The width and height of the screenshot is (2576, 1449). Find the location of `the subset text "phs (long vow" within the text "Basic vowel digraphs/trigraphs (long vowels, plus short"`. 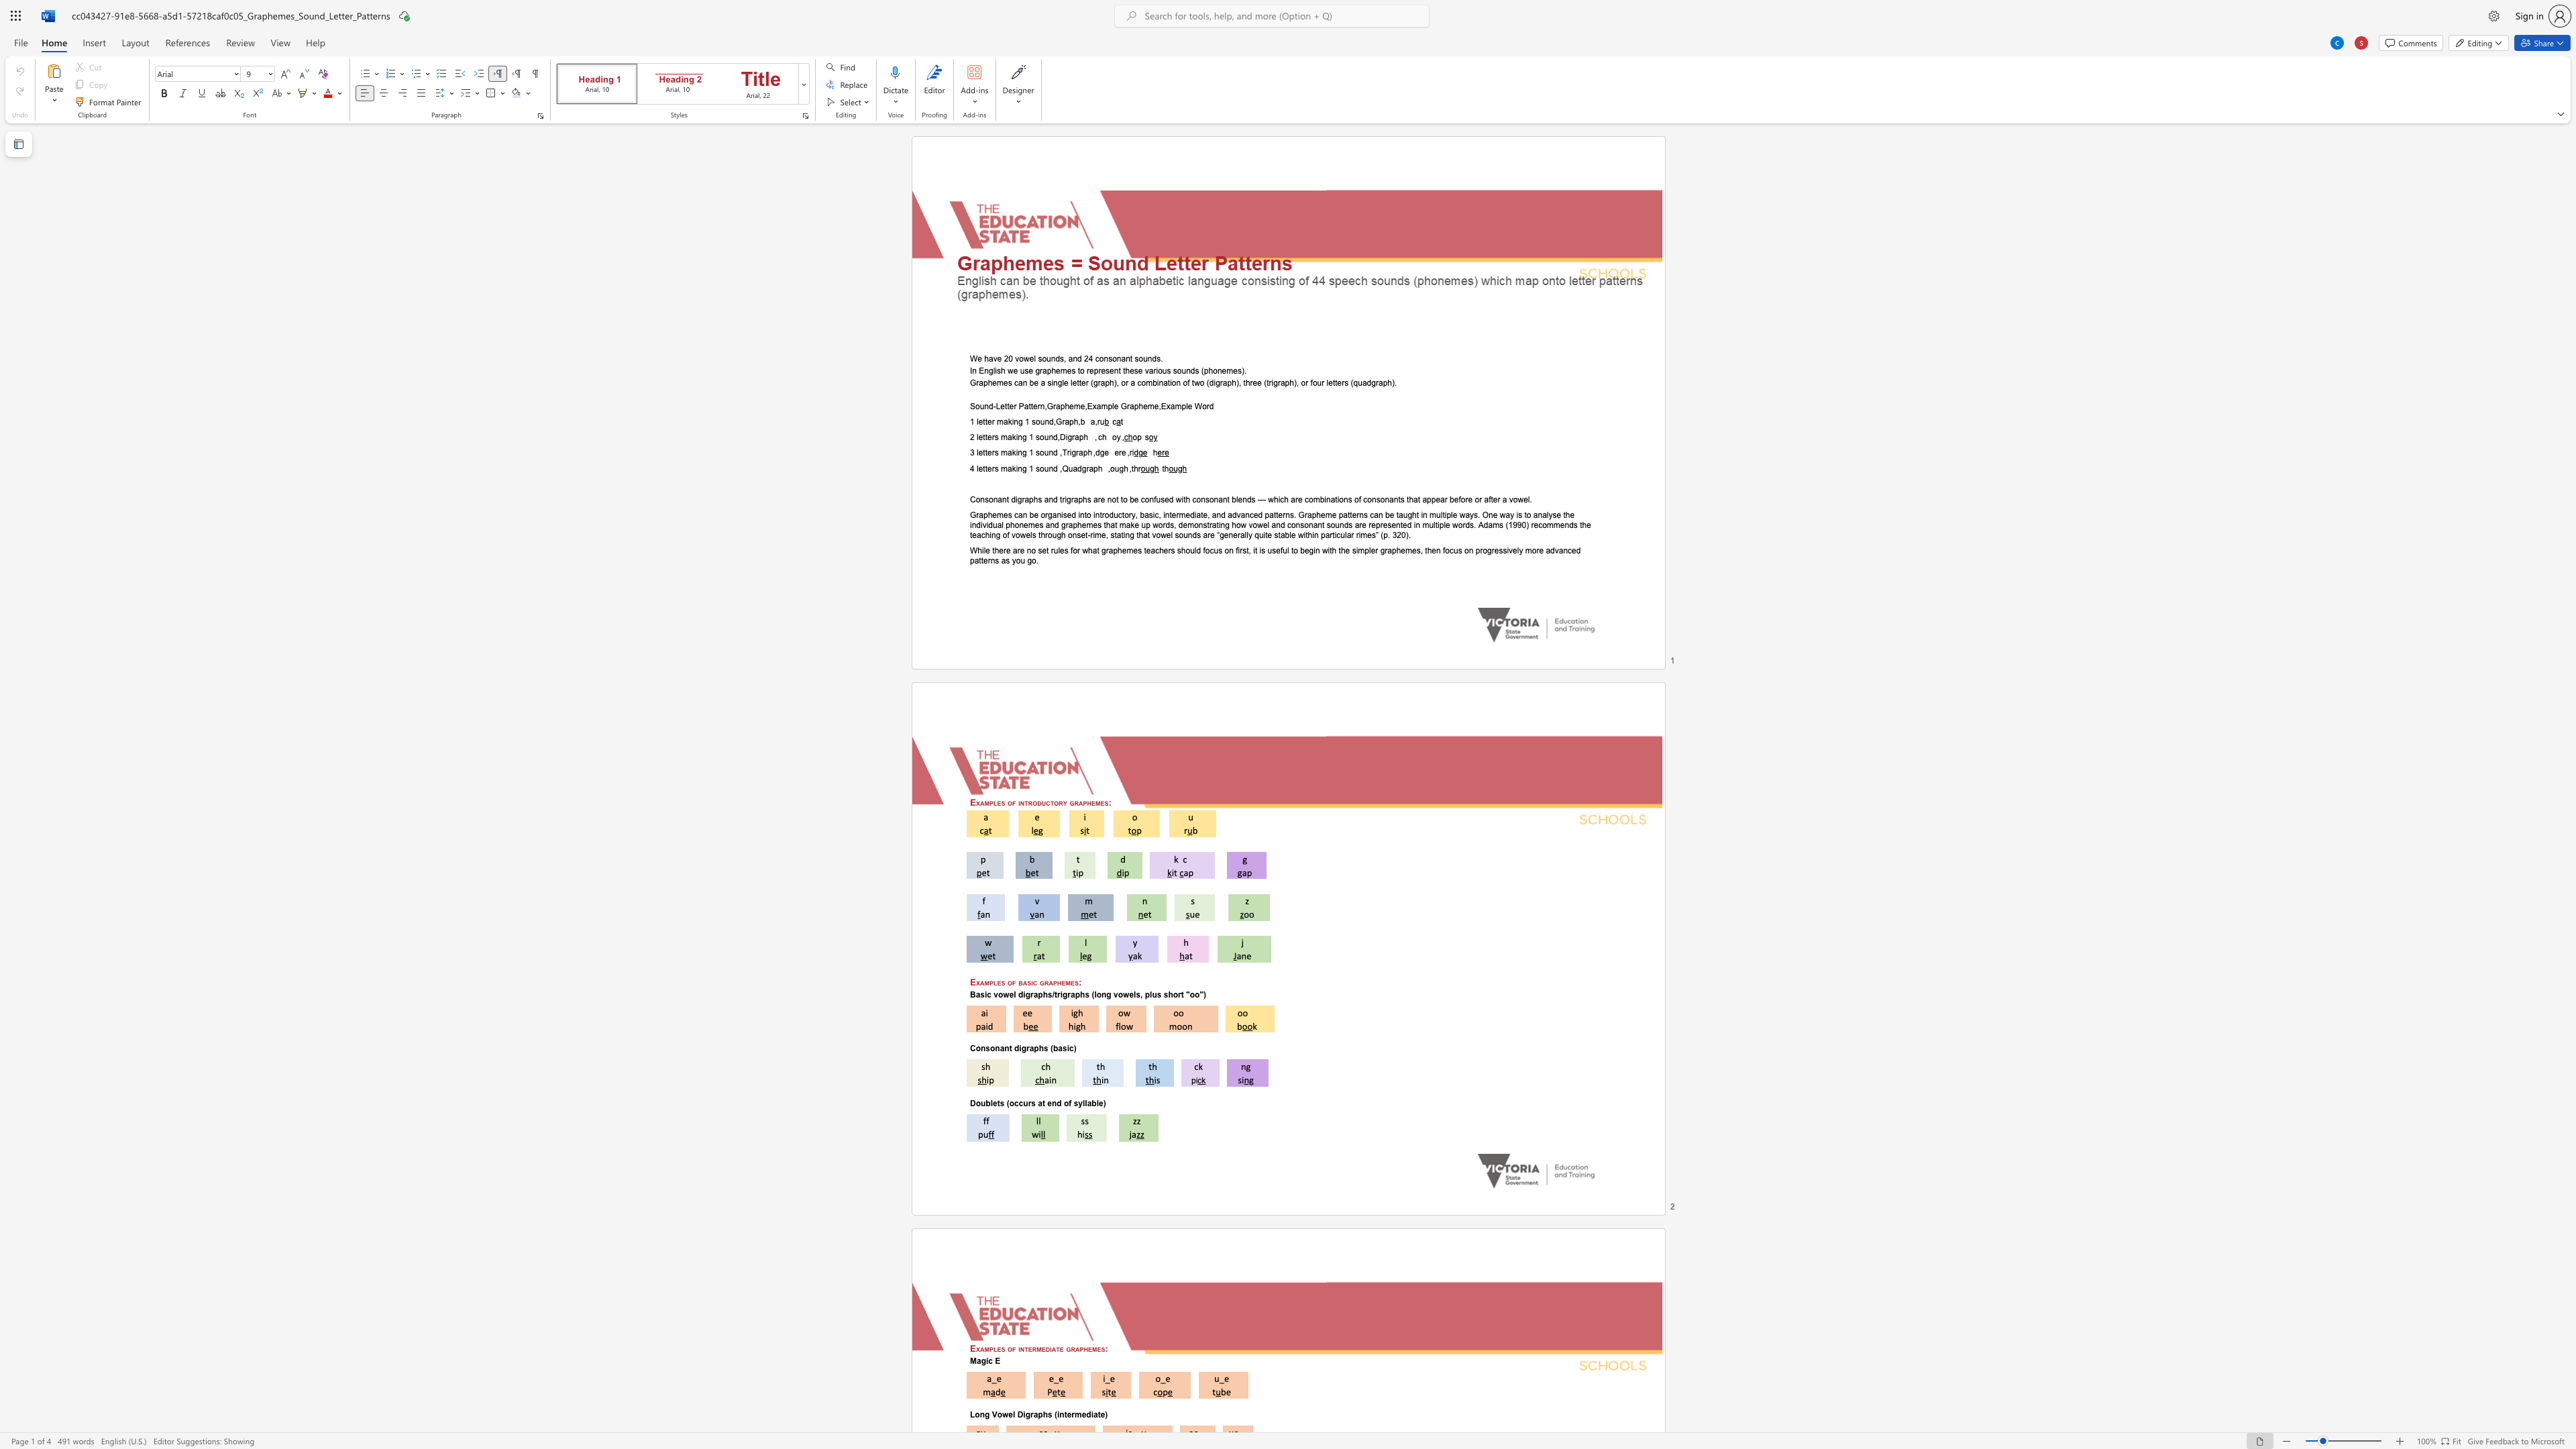

the subset text "phs (long vow" within the text "Basic vowel digraphs/trigraphs (long vowels, plus short" is located at coordinates (1075, 994).